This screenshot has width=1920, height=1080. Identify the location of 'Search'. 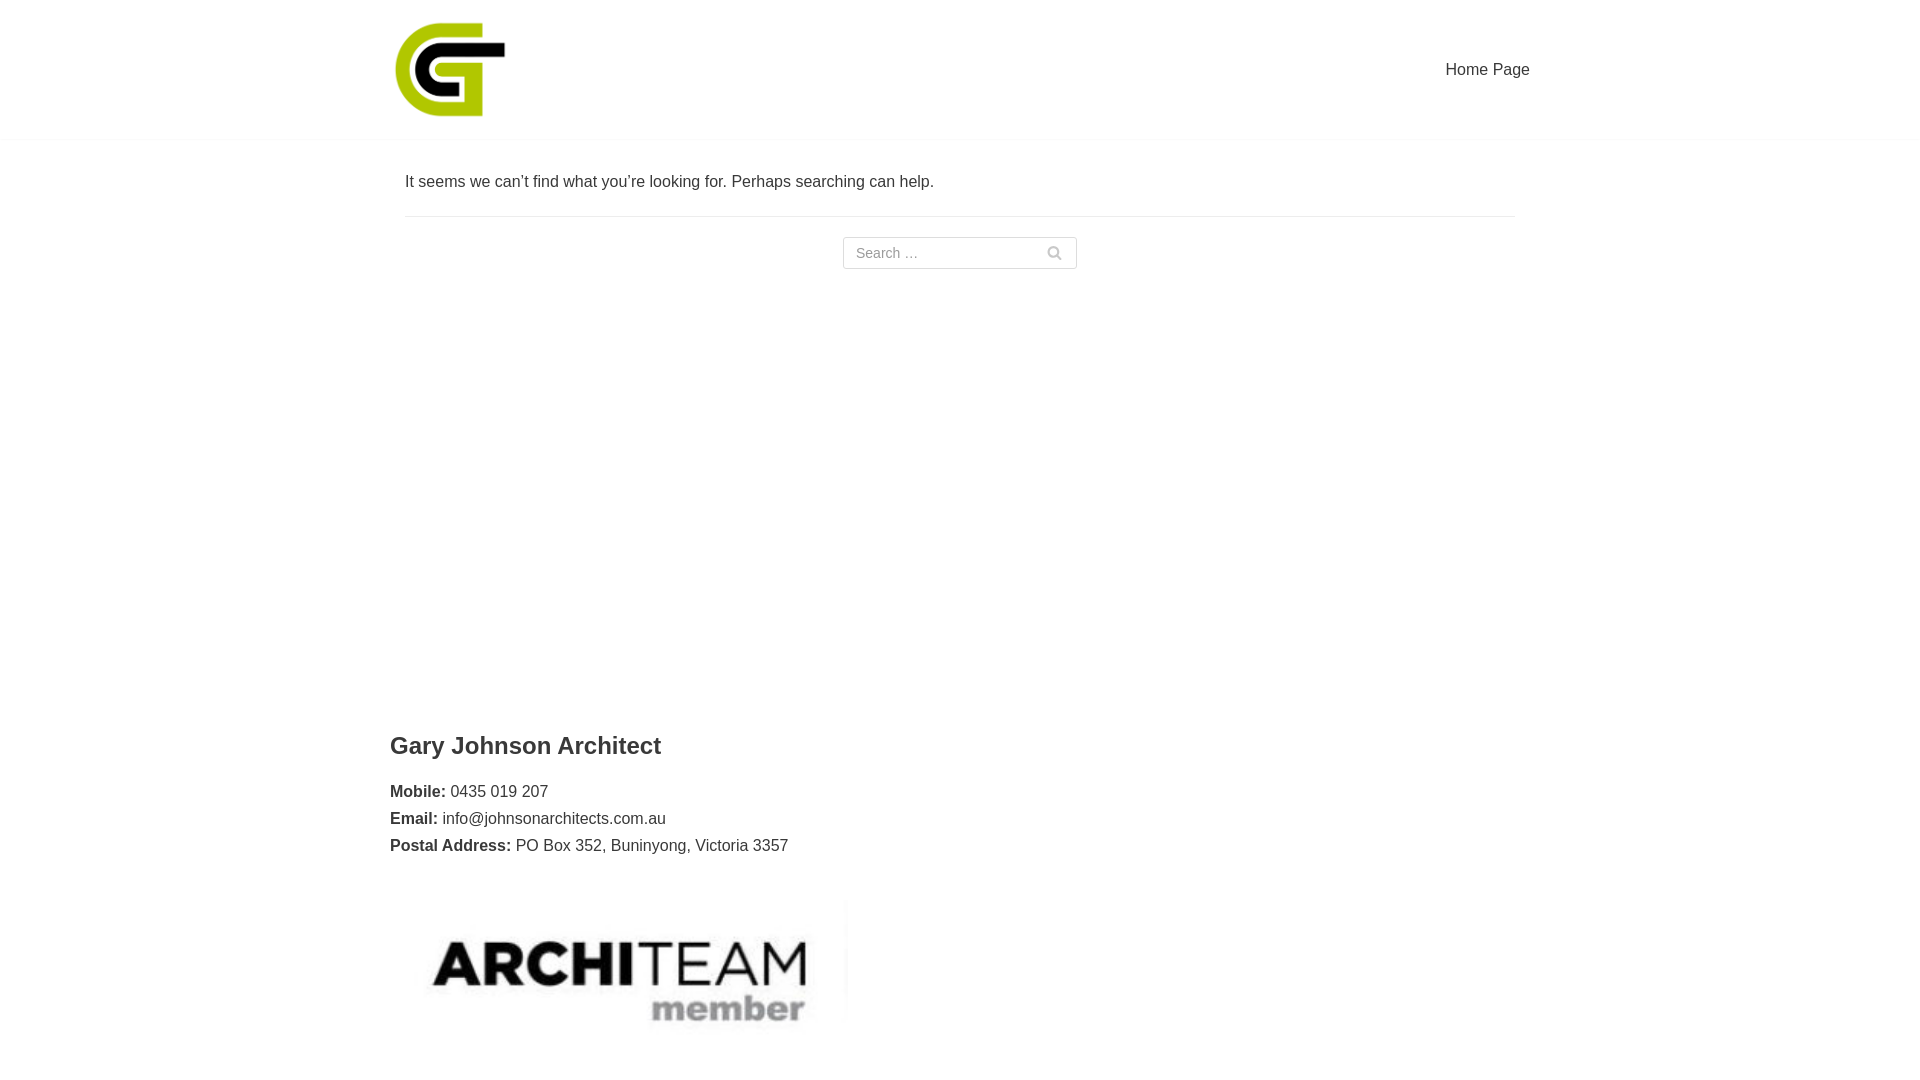
(1053, 252).